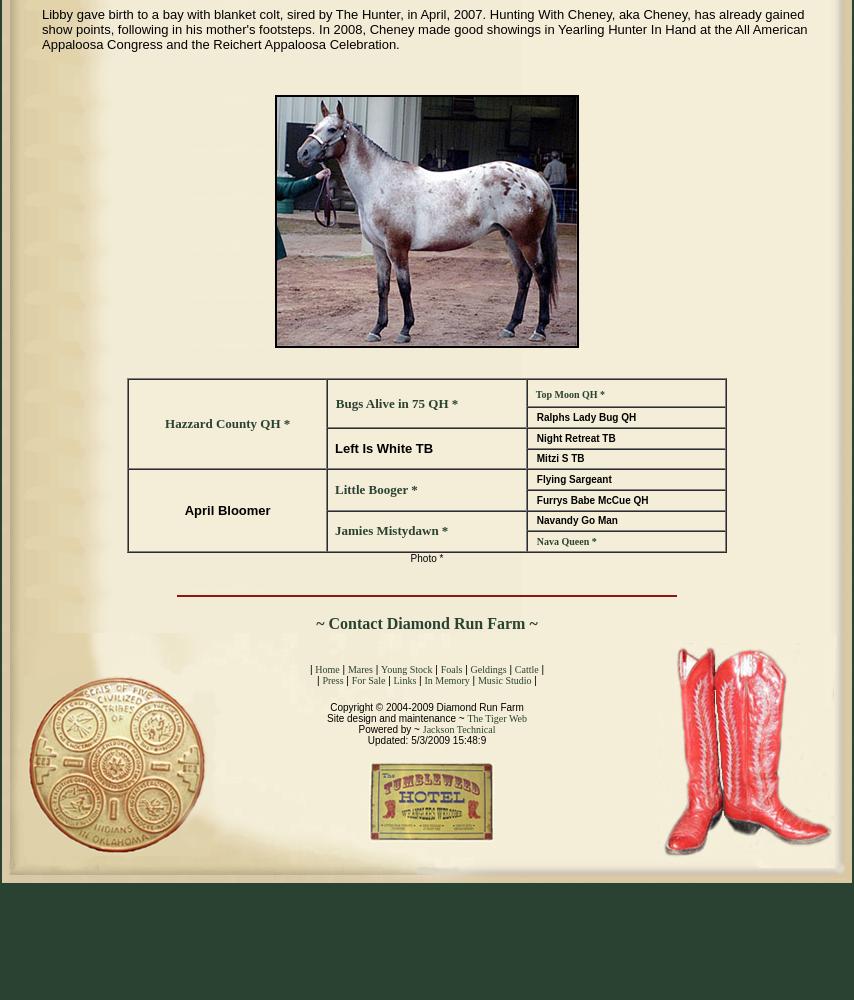  What do you see at coordinates (389, 530) in the screenshot?
I see `'Jamies Mistydawn *'` at bounding box center [389, 530].